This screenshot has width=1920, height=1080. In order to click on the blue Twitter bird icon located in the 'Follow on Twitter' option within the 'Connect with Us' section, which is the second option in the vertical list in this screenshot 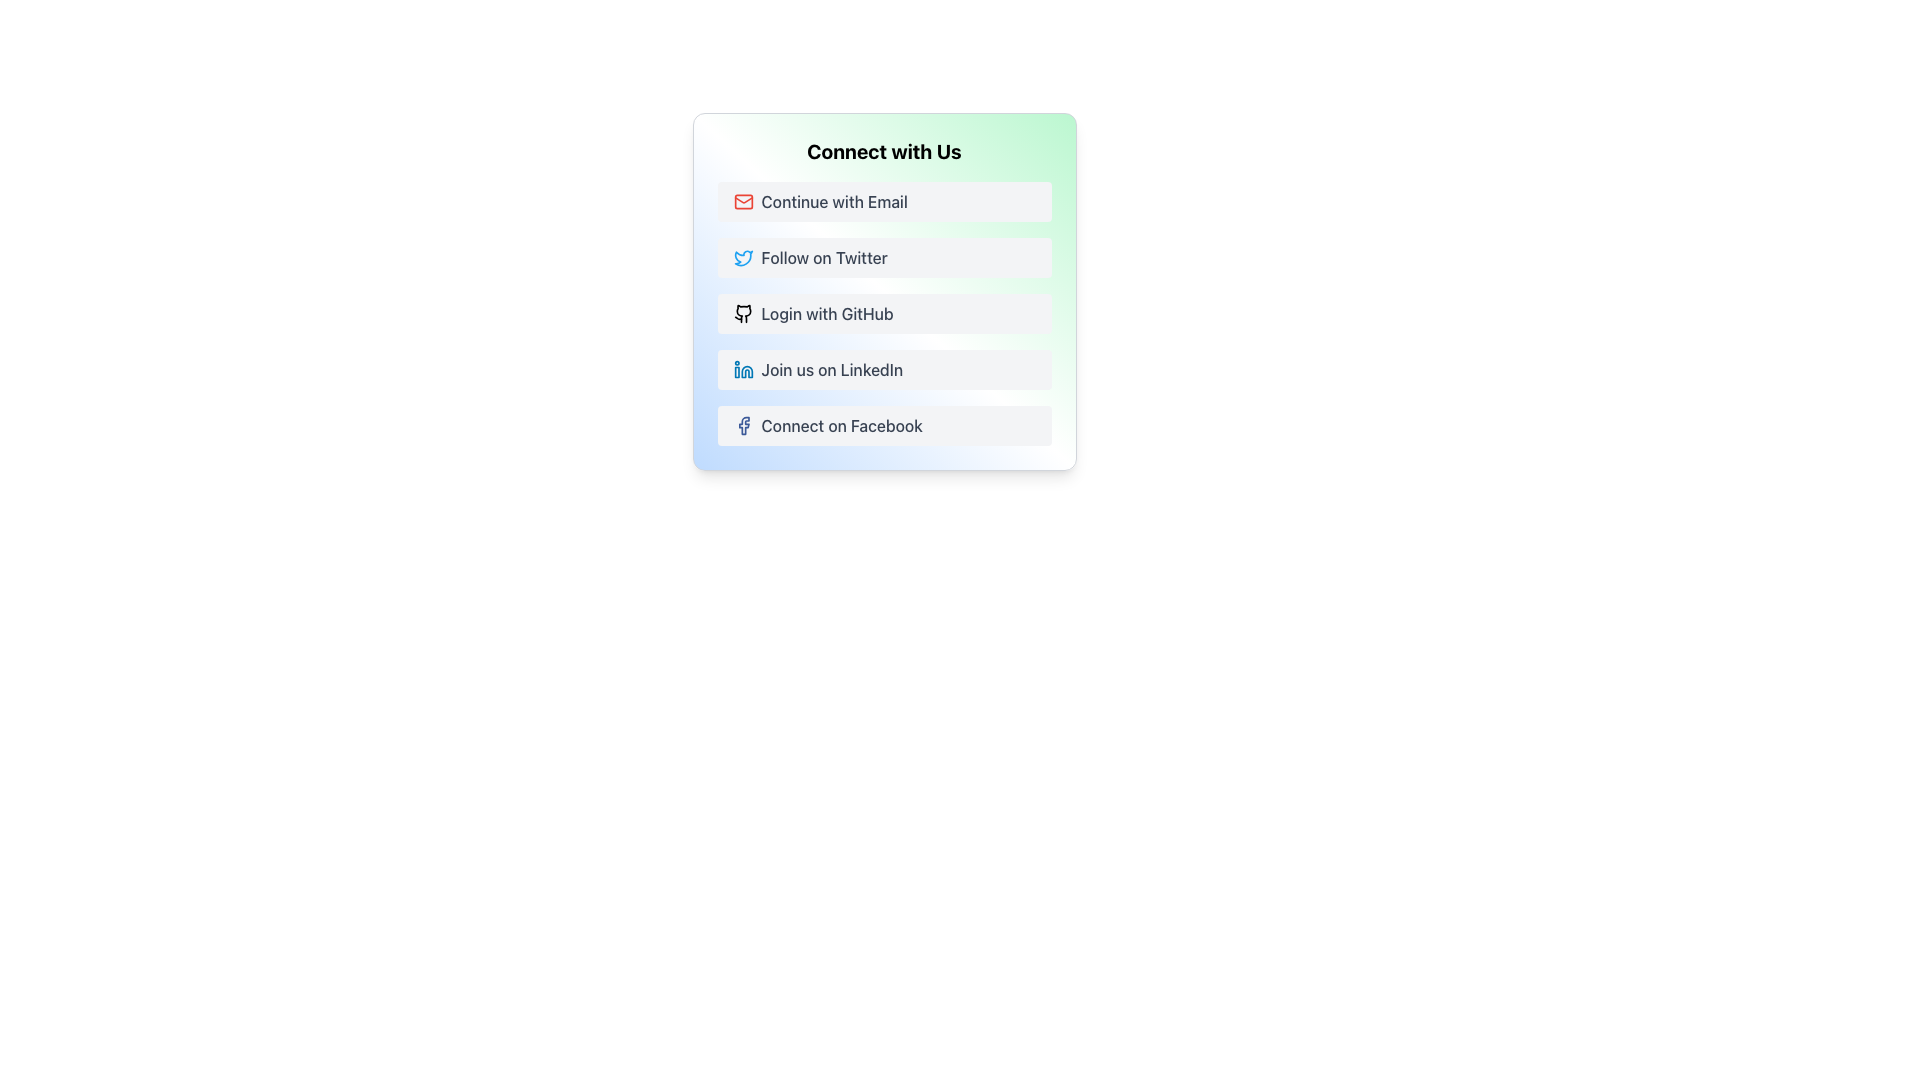, I will do `click(742, 257)`.